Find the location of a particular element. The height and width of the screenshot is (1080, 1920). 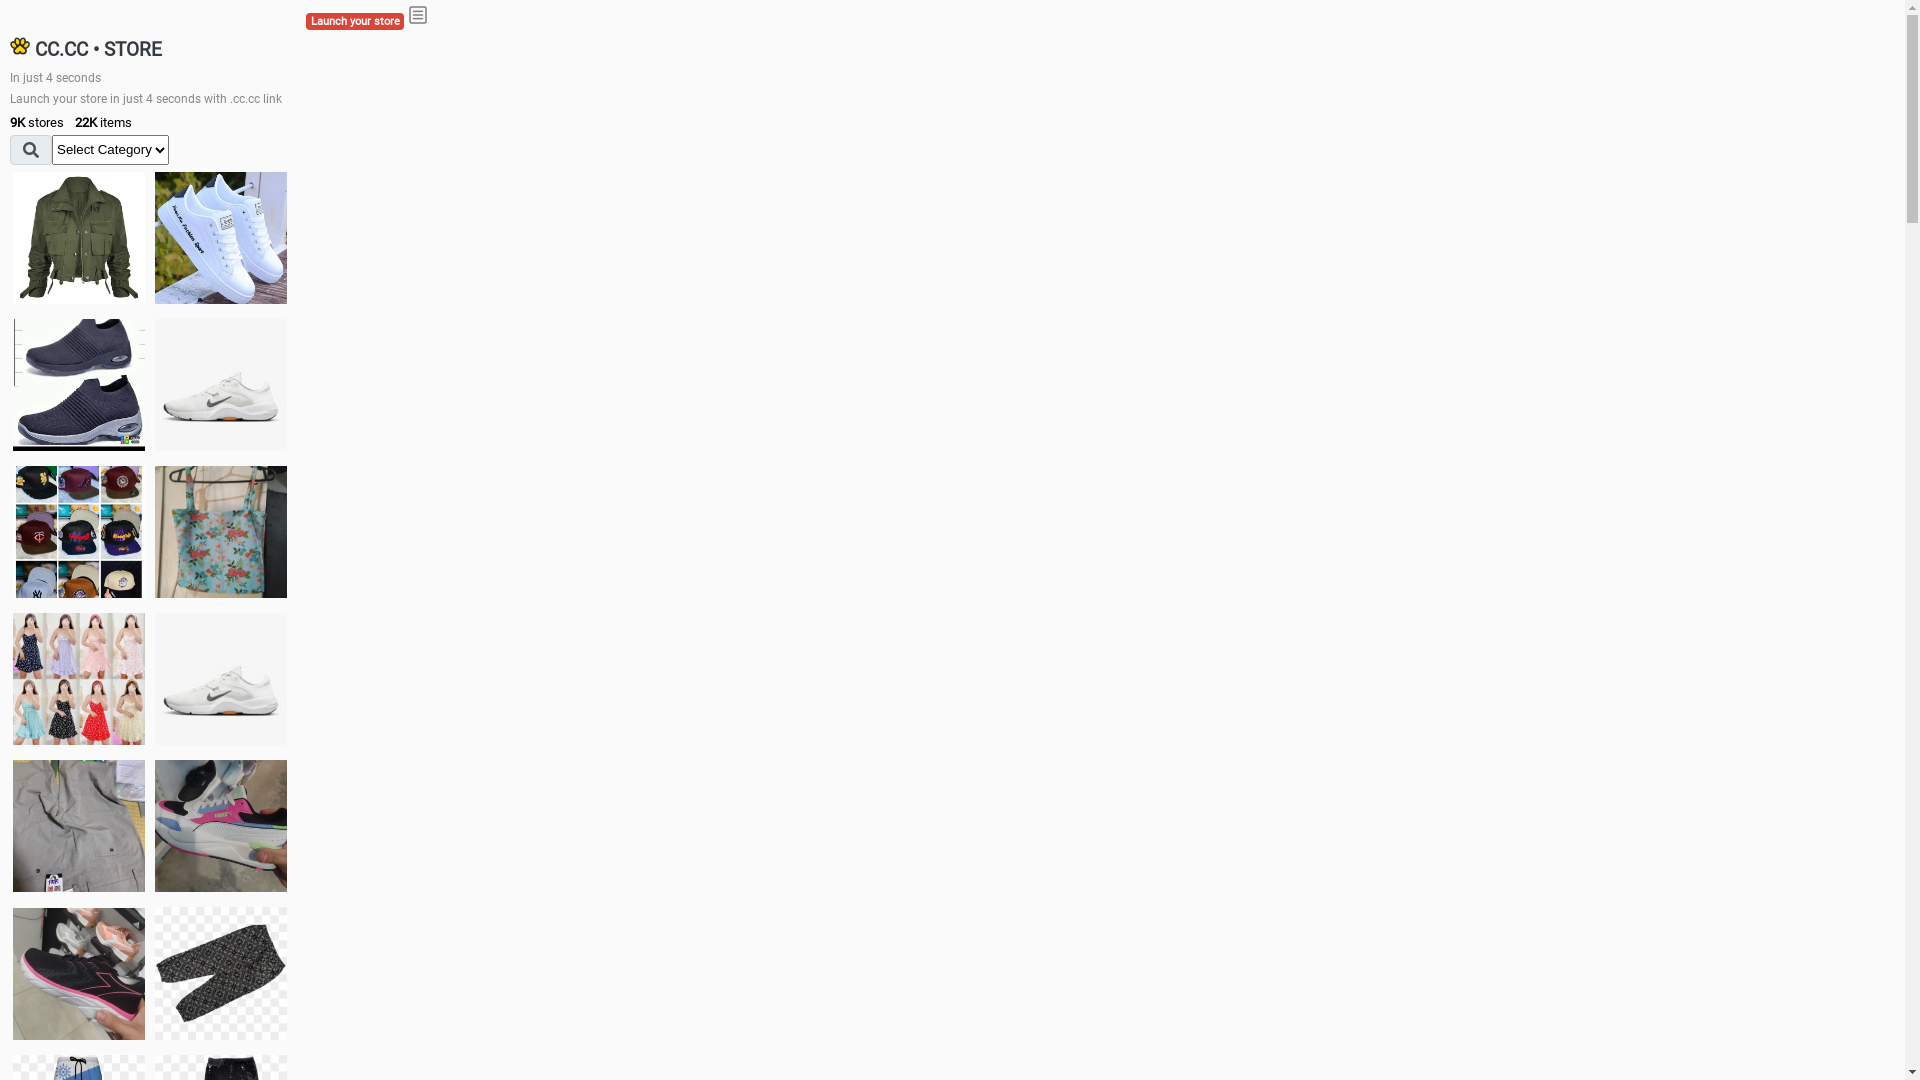

'Launch your store' is located at coordinates (355, 21).